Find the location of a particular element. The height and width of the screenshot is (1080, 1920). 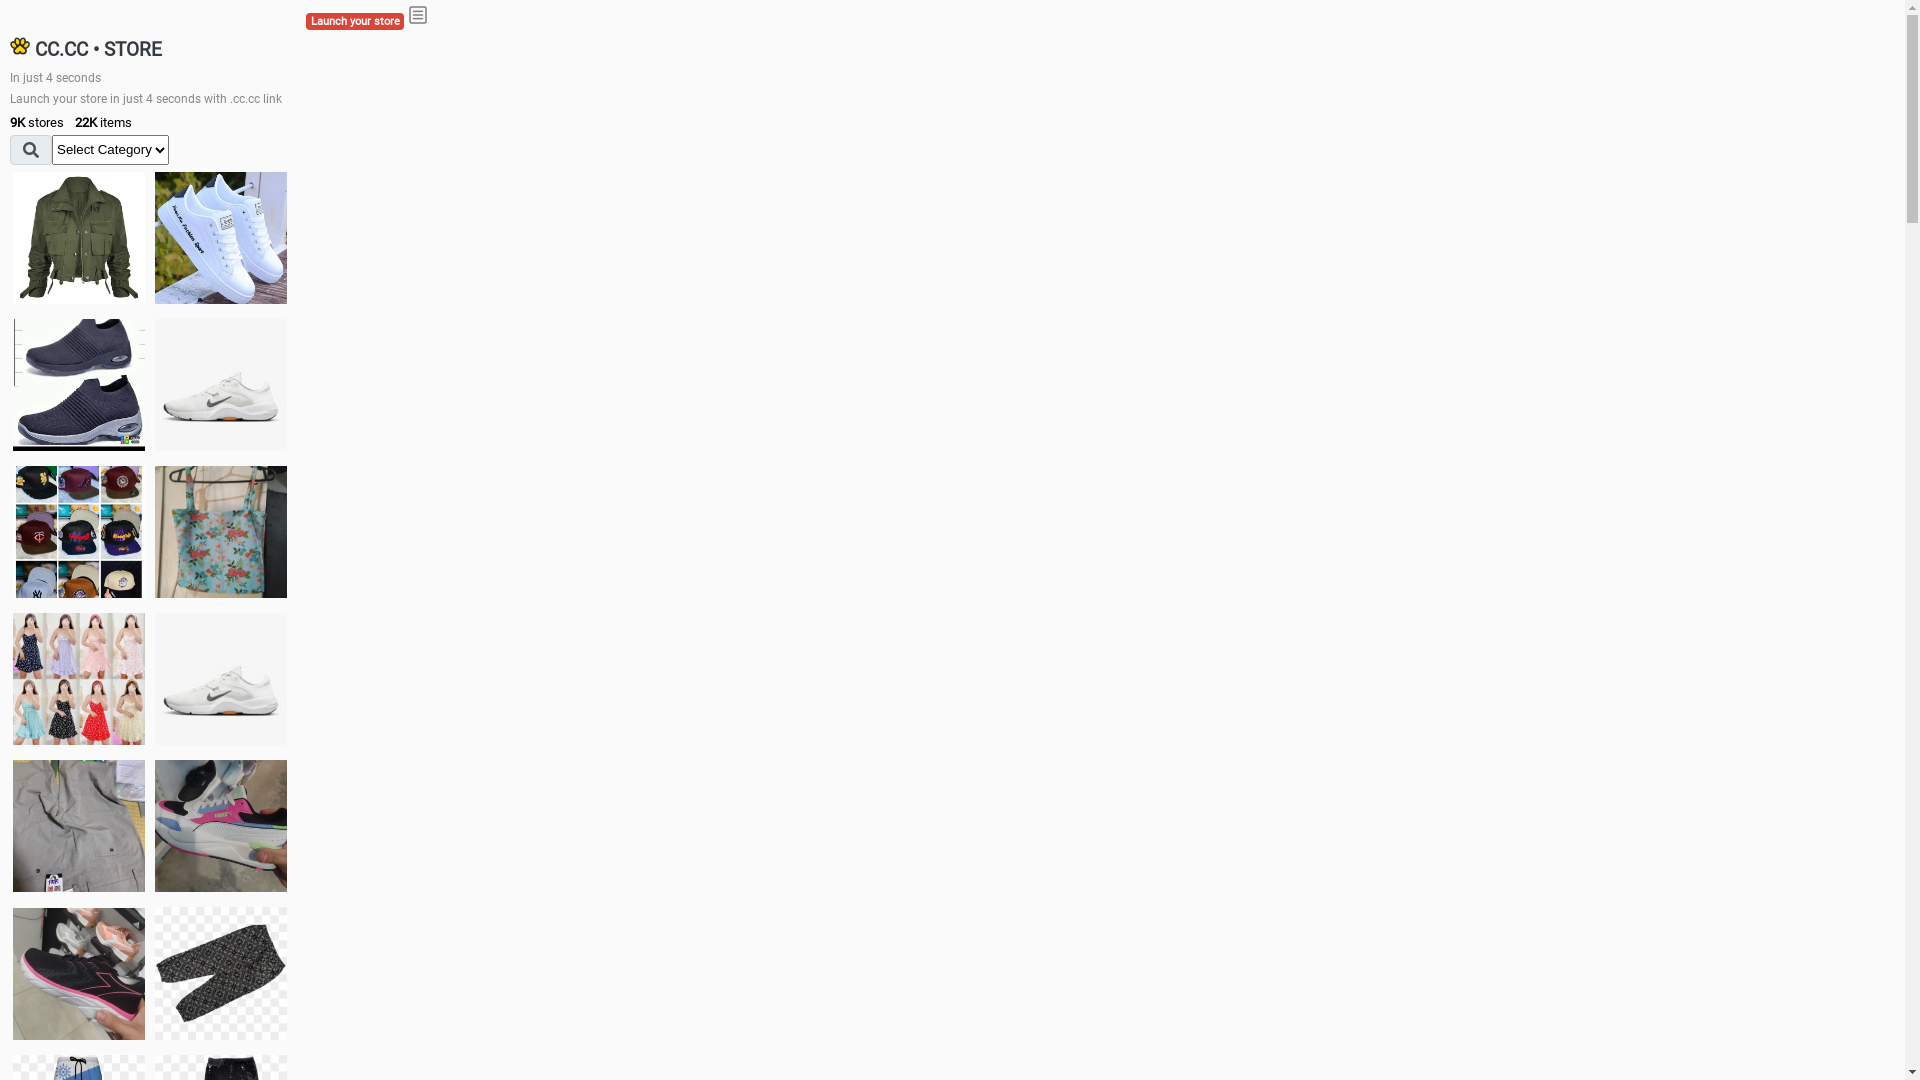

'Launch your store' is located at coordinates (355, 21).